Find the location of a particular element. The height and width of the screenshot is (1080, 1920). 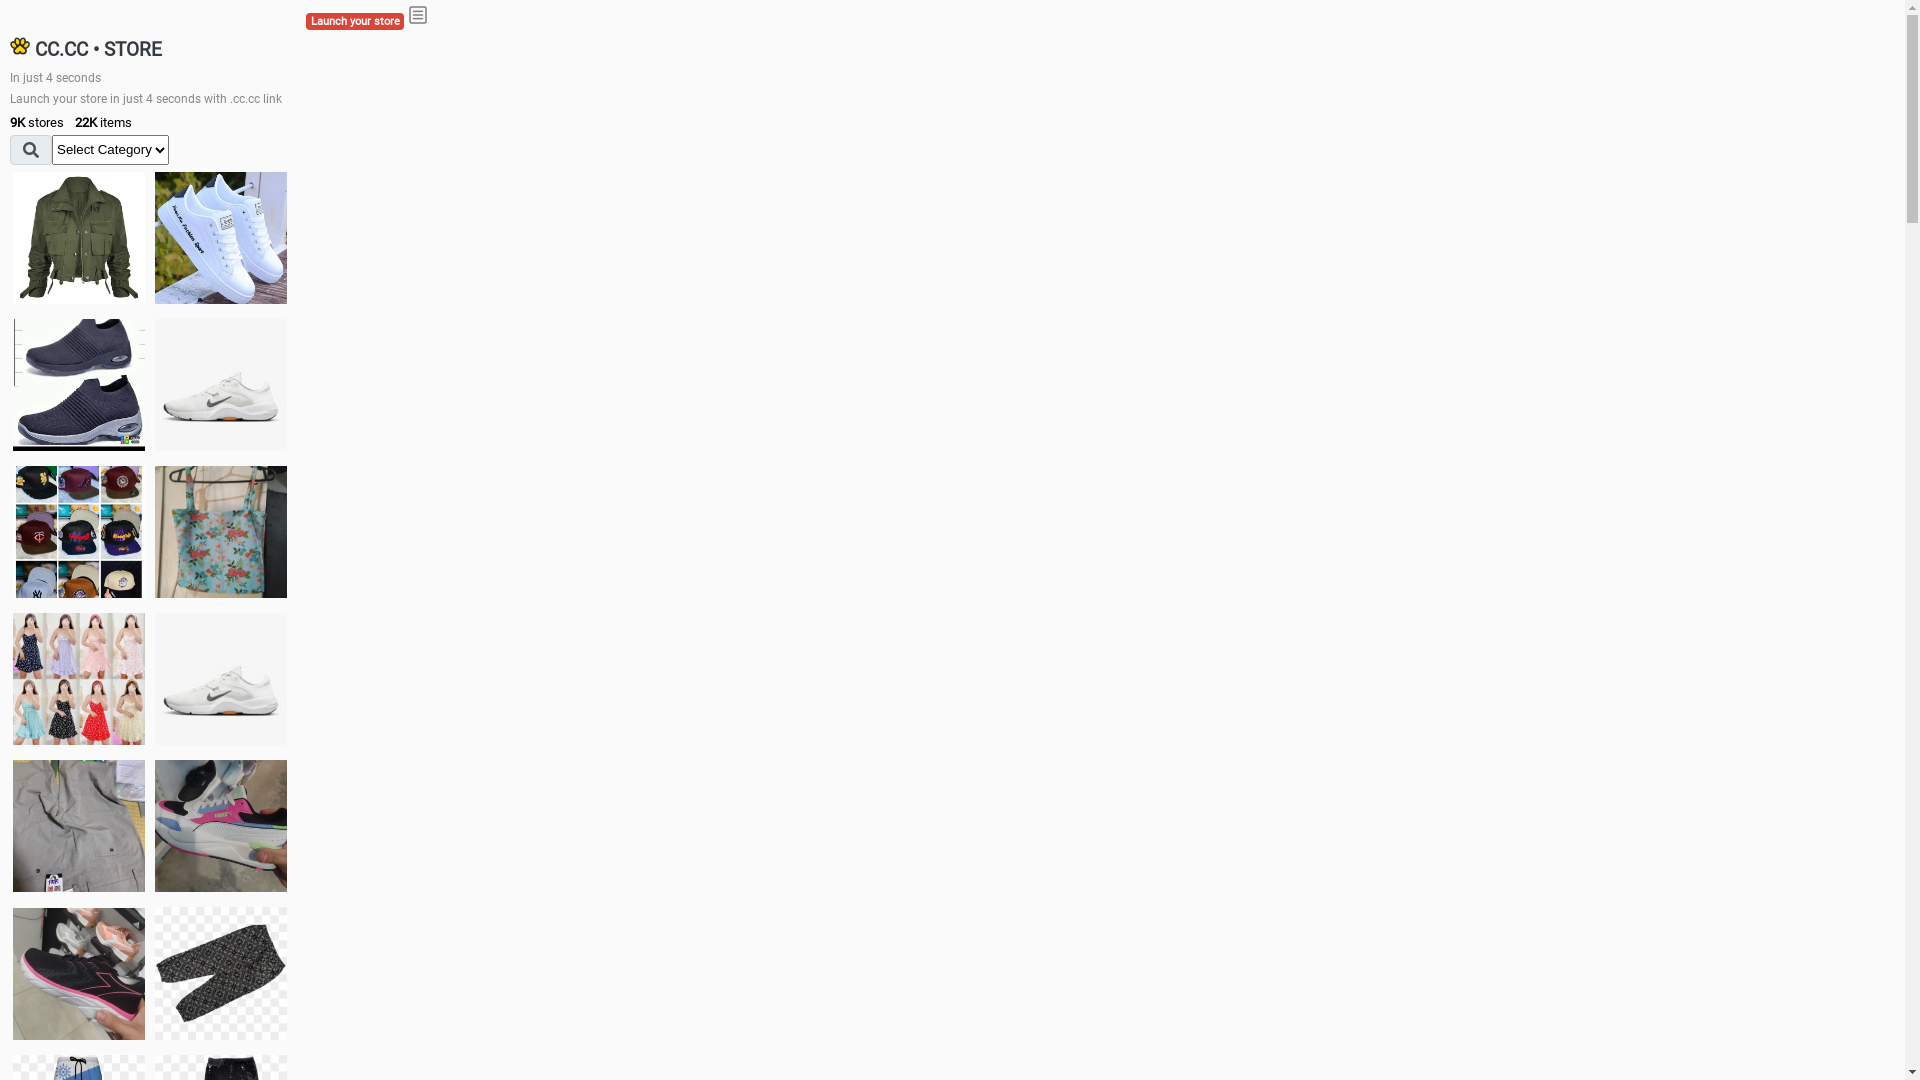

'Launch your store' is located at coordinates (355, 21).